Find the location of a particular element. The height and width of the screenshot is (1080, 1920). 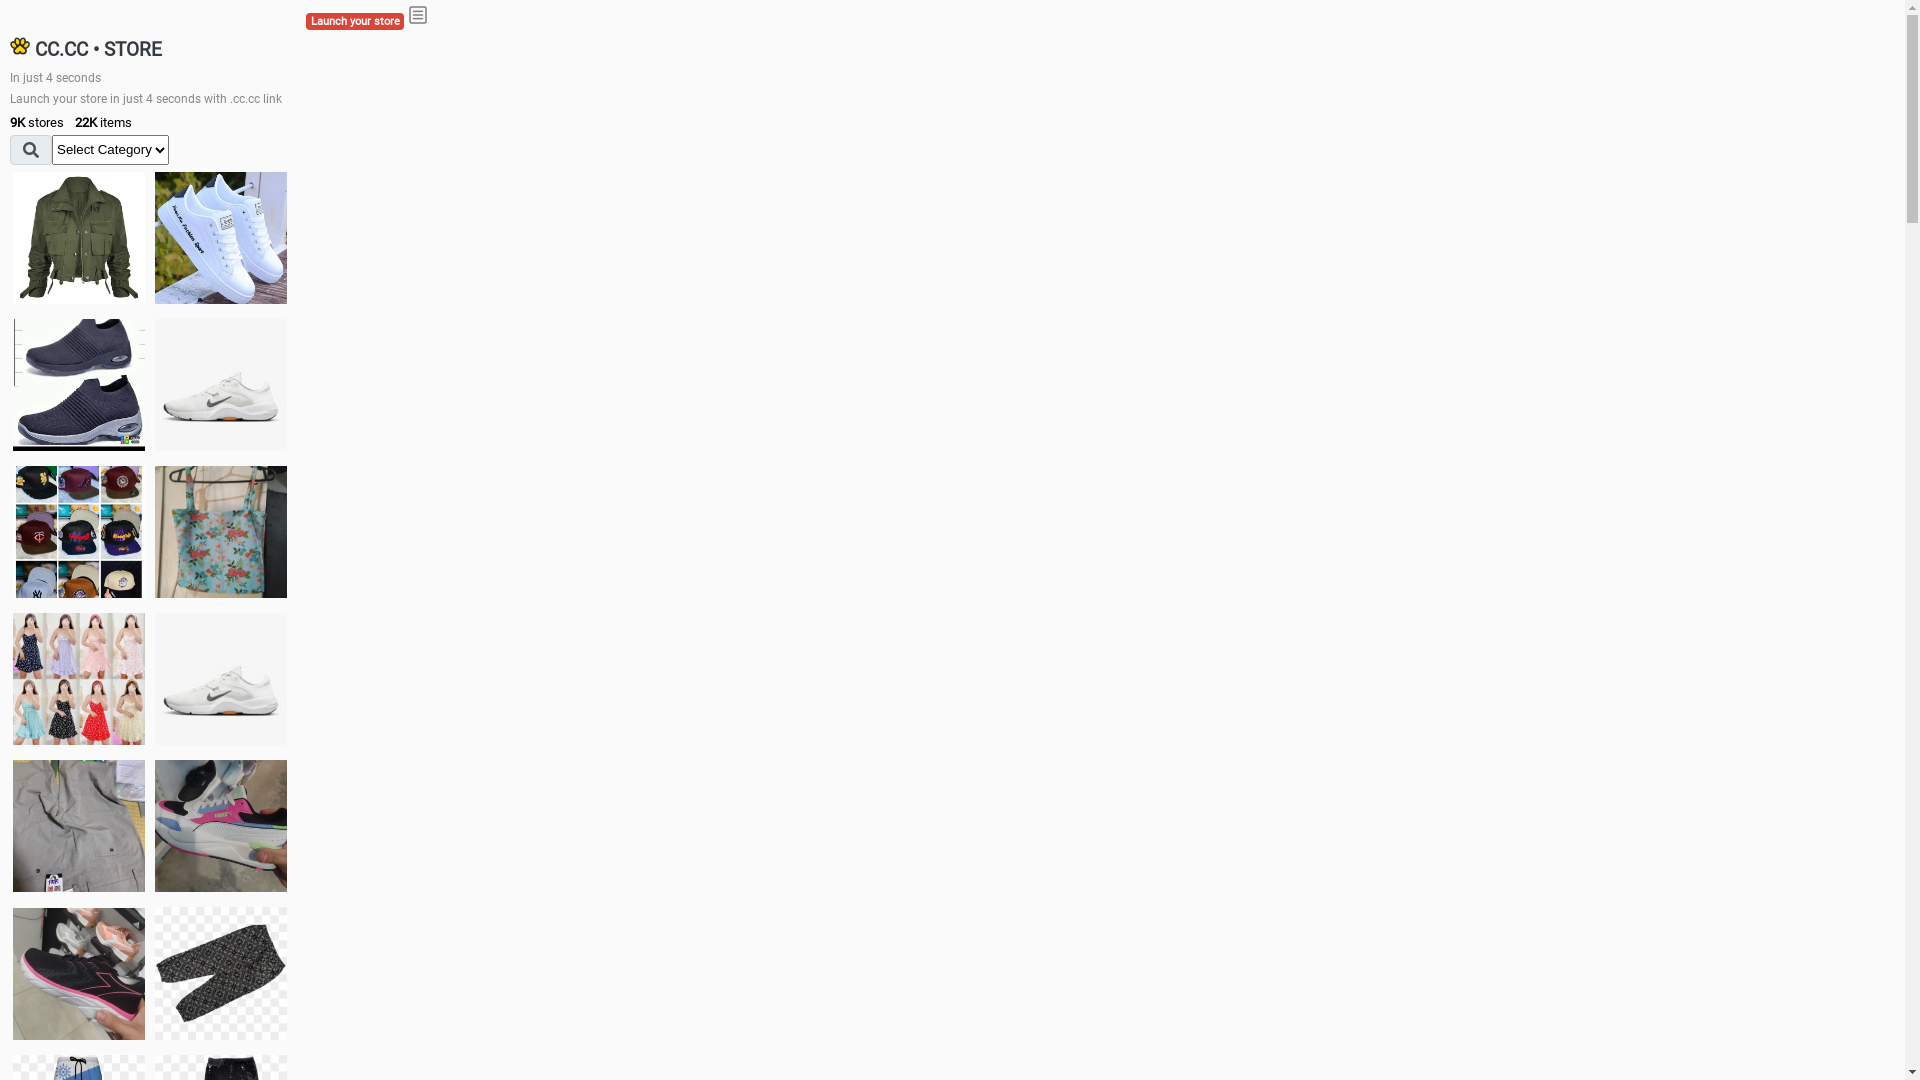

'Launch your store' is located at coordinates (355, 21).